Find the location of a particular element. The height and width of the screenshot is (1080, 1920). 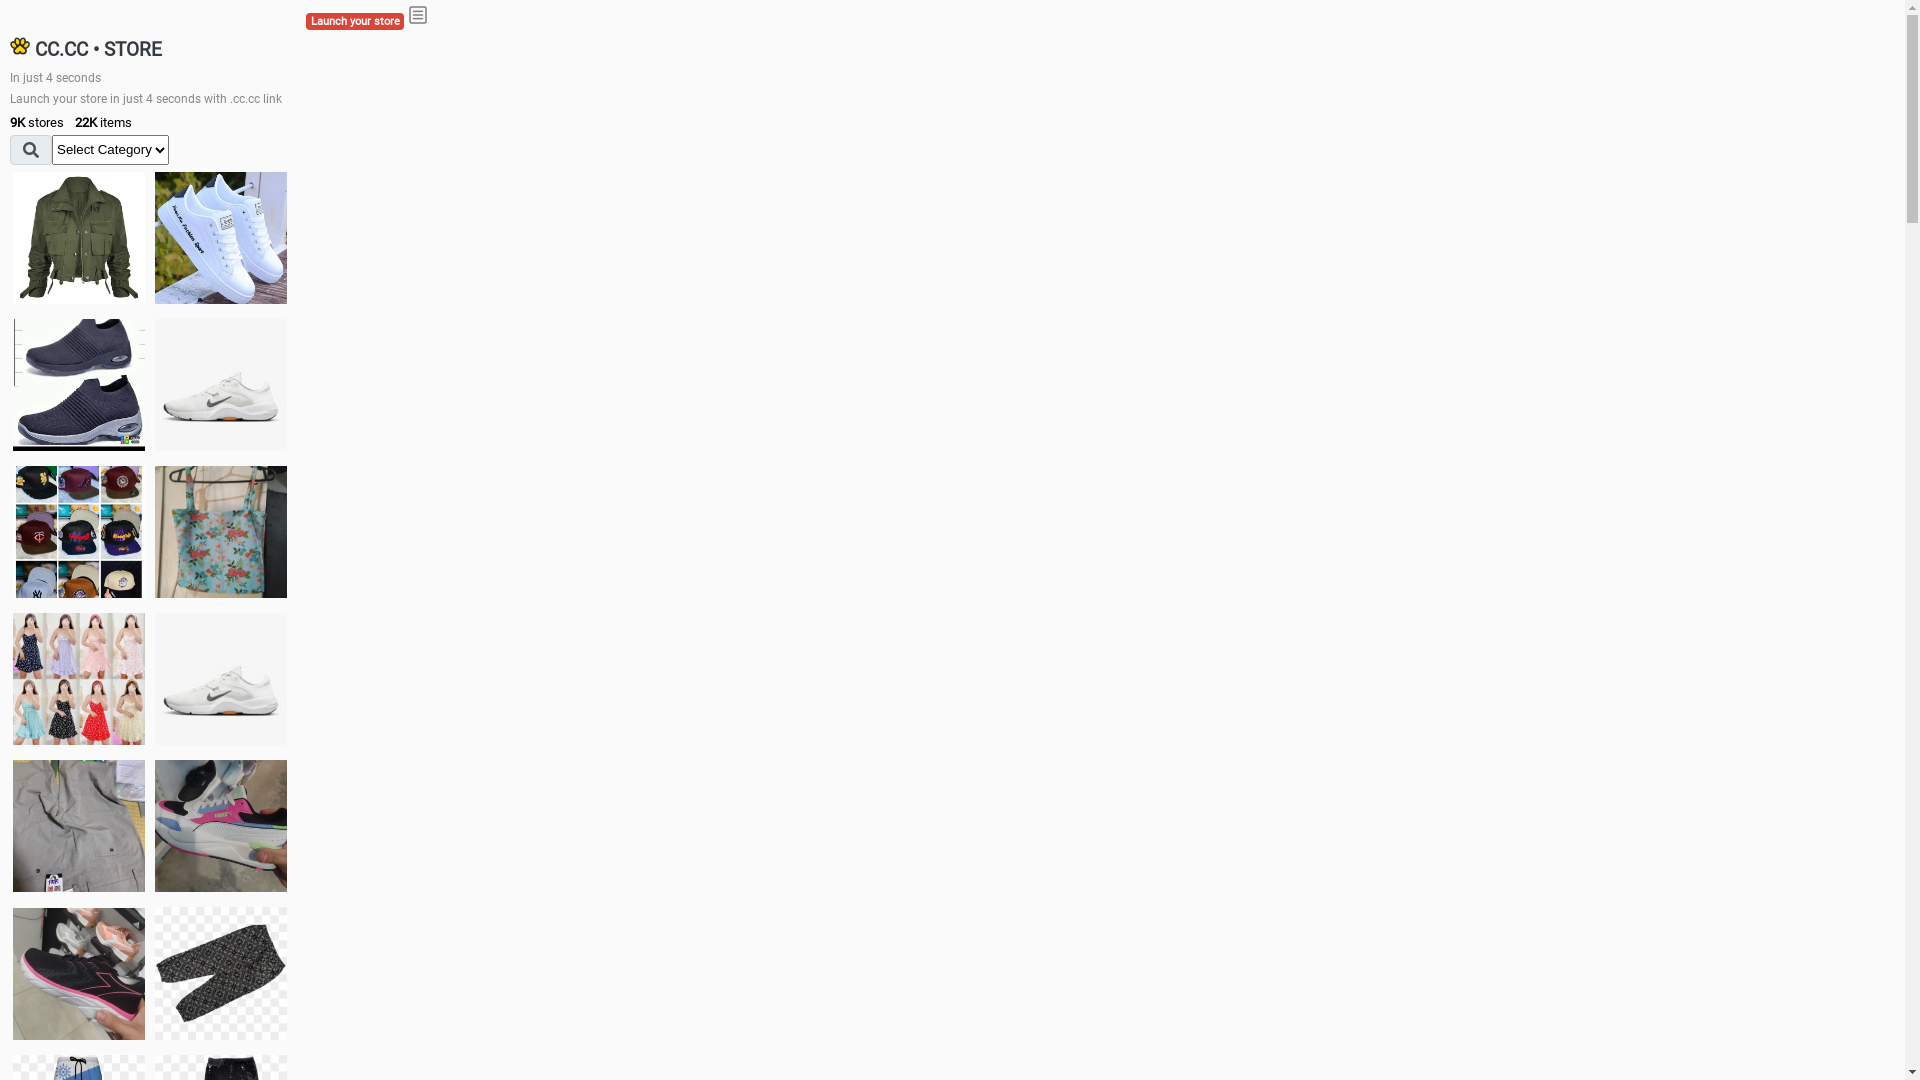

'Launch your store' is located at coordinates (355, 21).